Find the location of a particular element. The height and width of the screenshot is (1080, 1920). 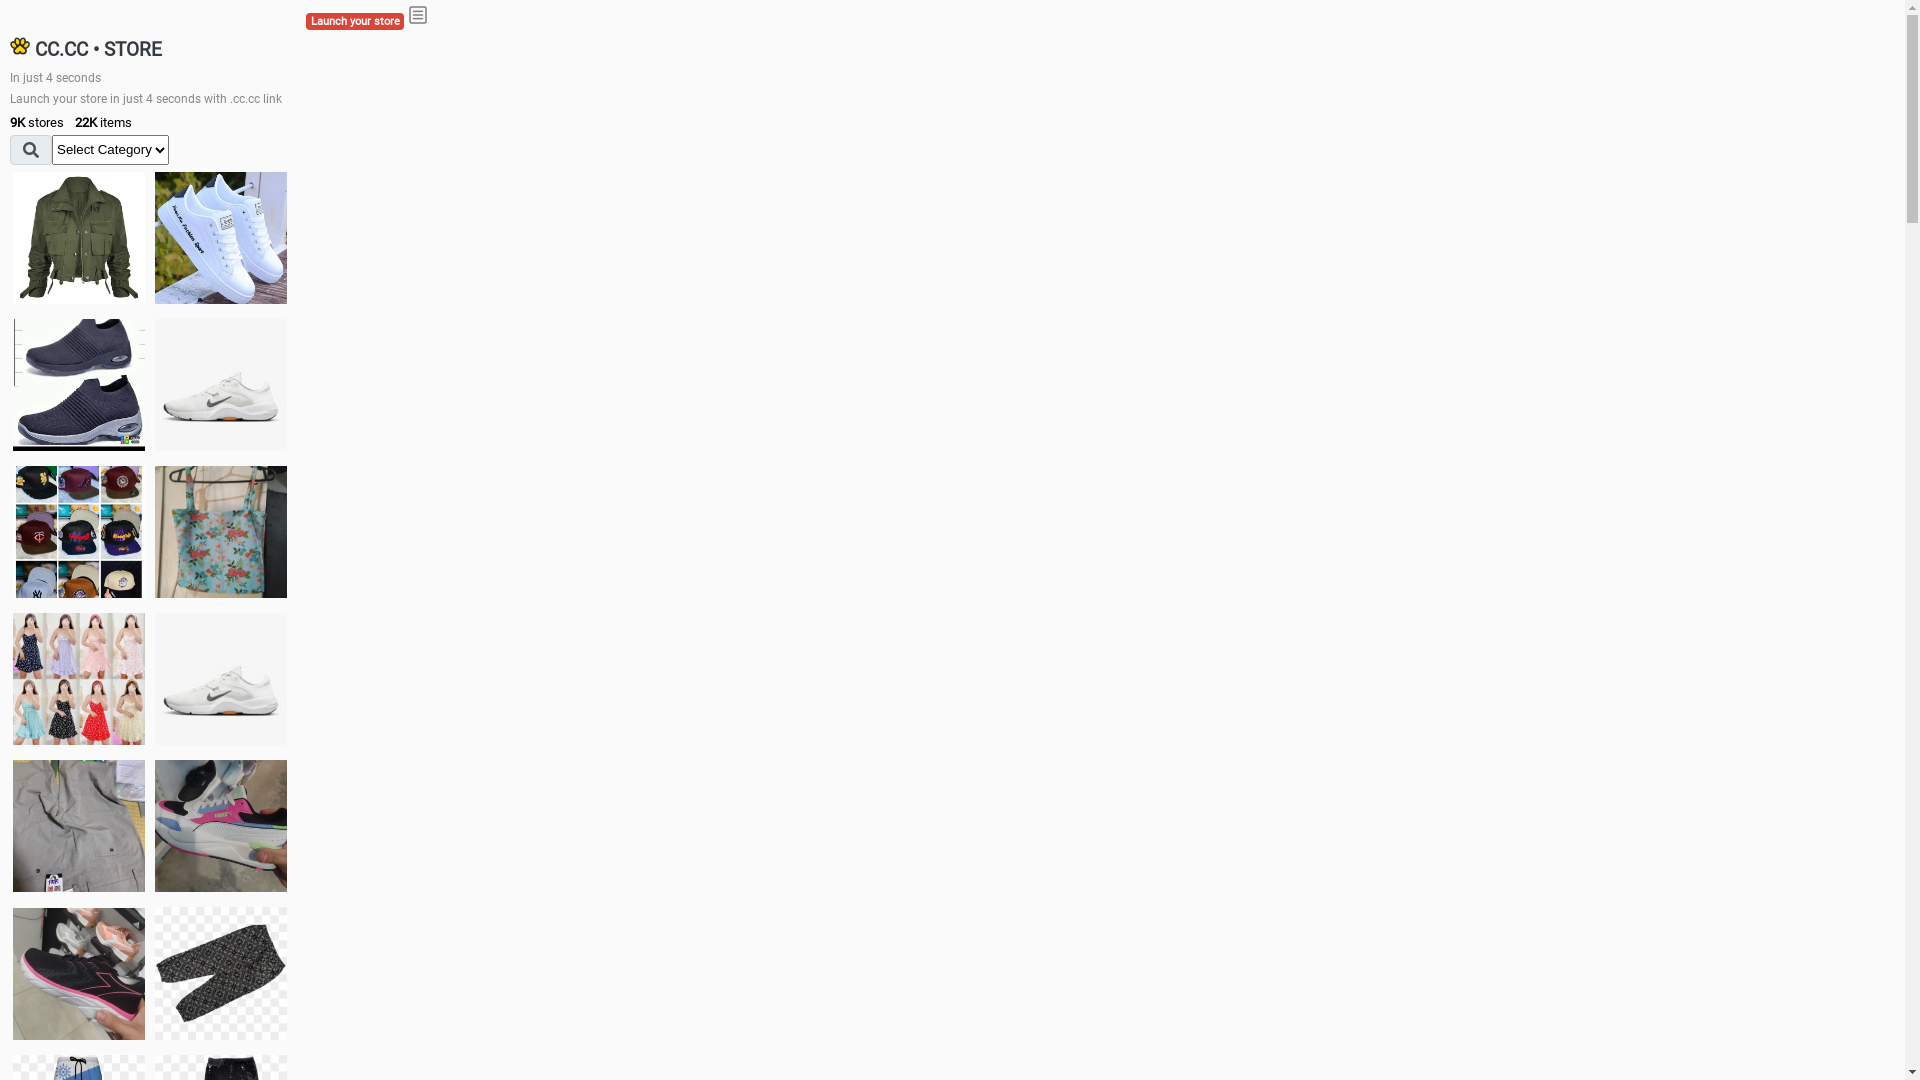

'Launch your store' is located at coordinates (355, 21).